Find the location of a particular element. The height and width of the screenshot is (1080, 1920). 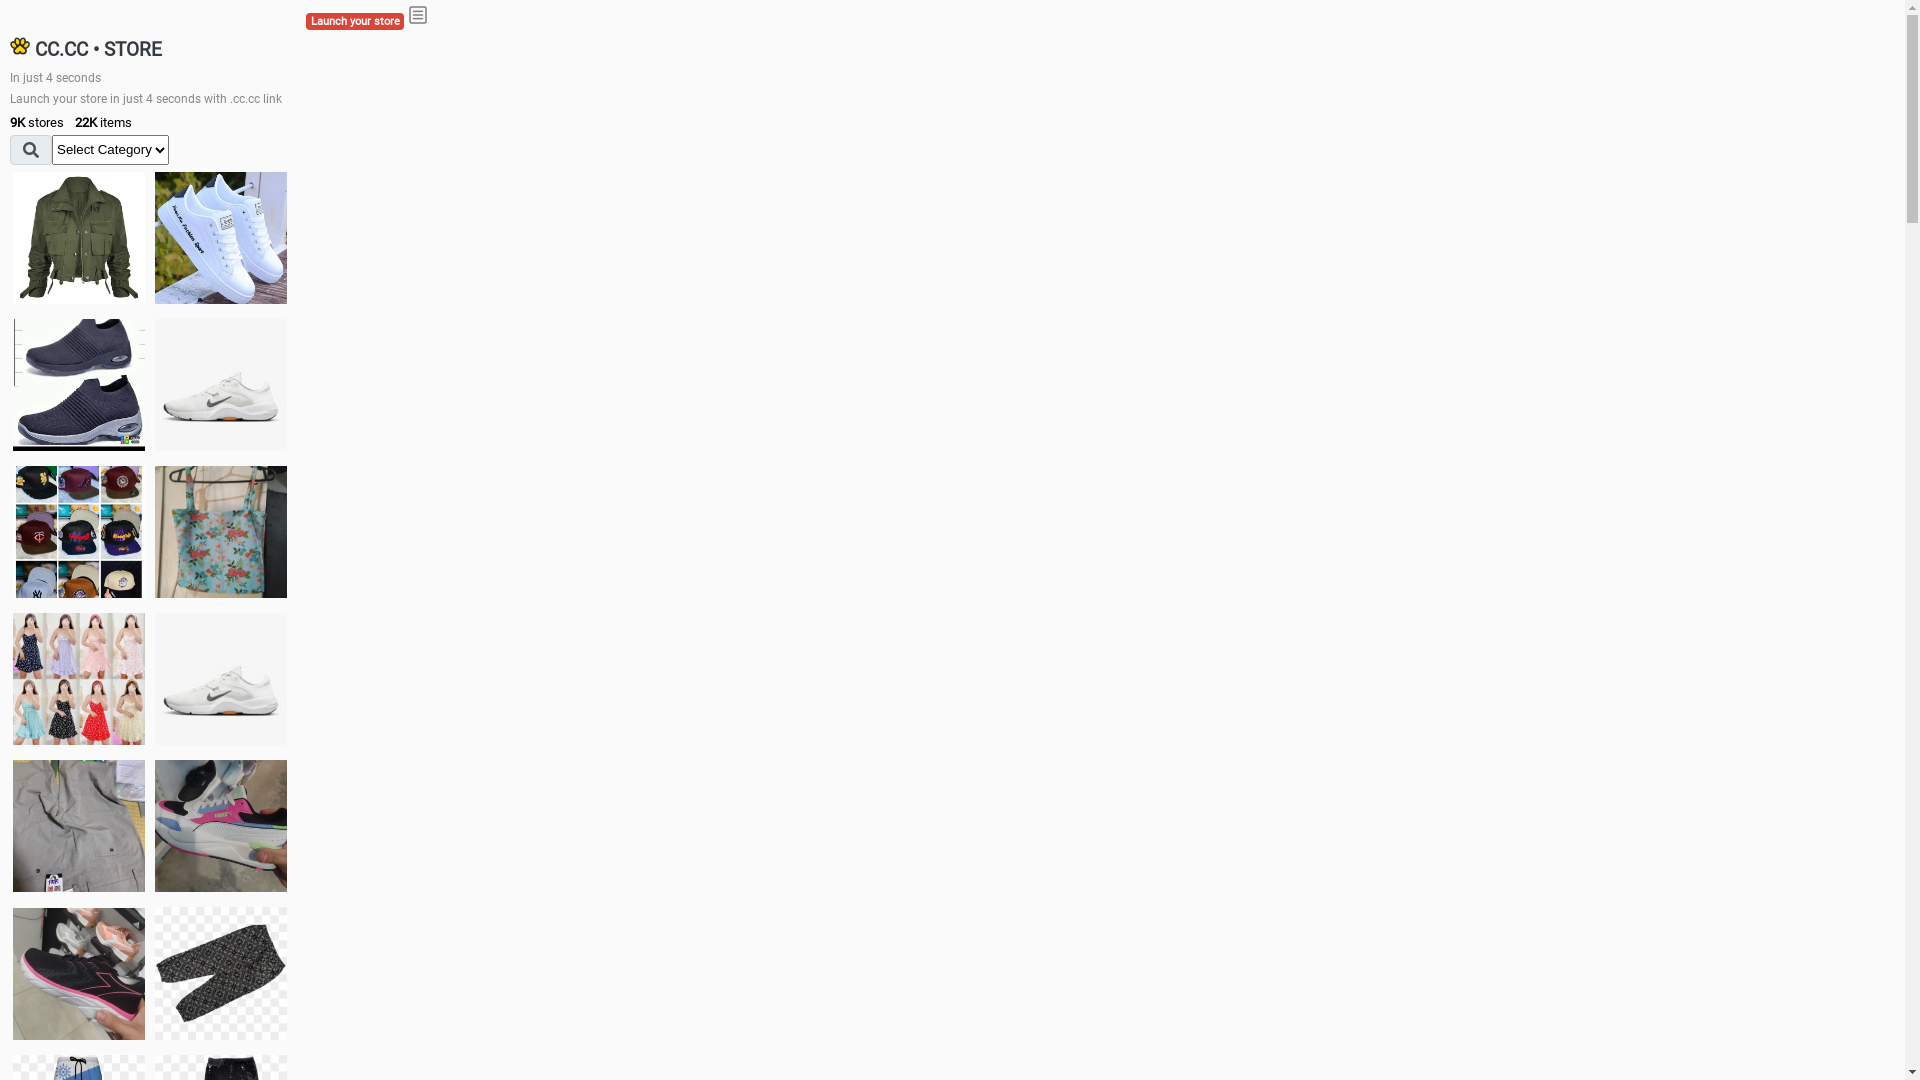

'Launch your store' is located at coordinates (355, 21).